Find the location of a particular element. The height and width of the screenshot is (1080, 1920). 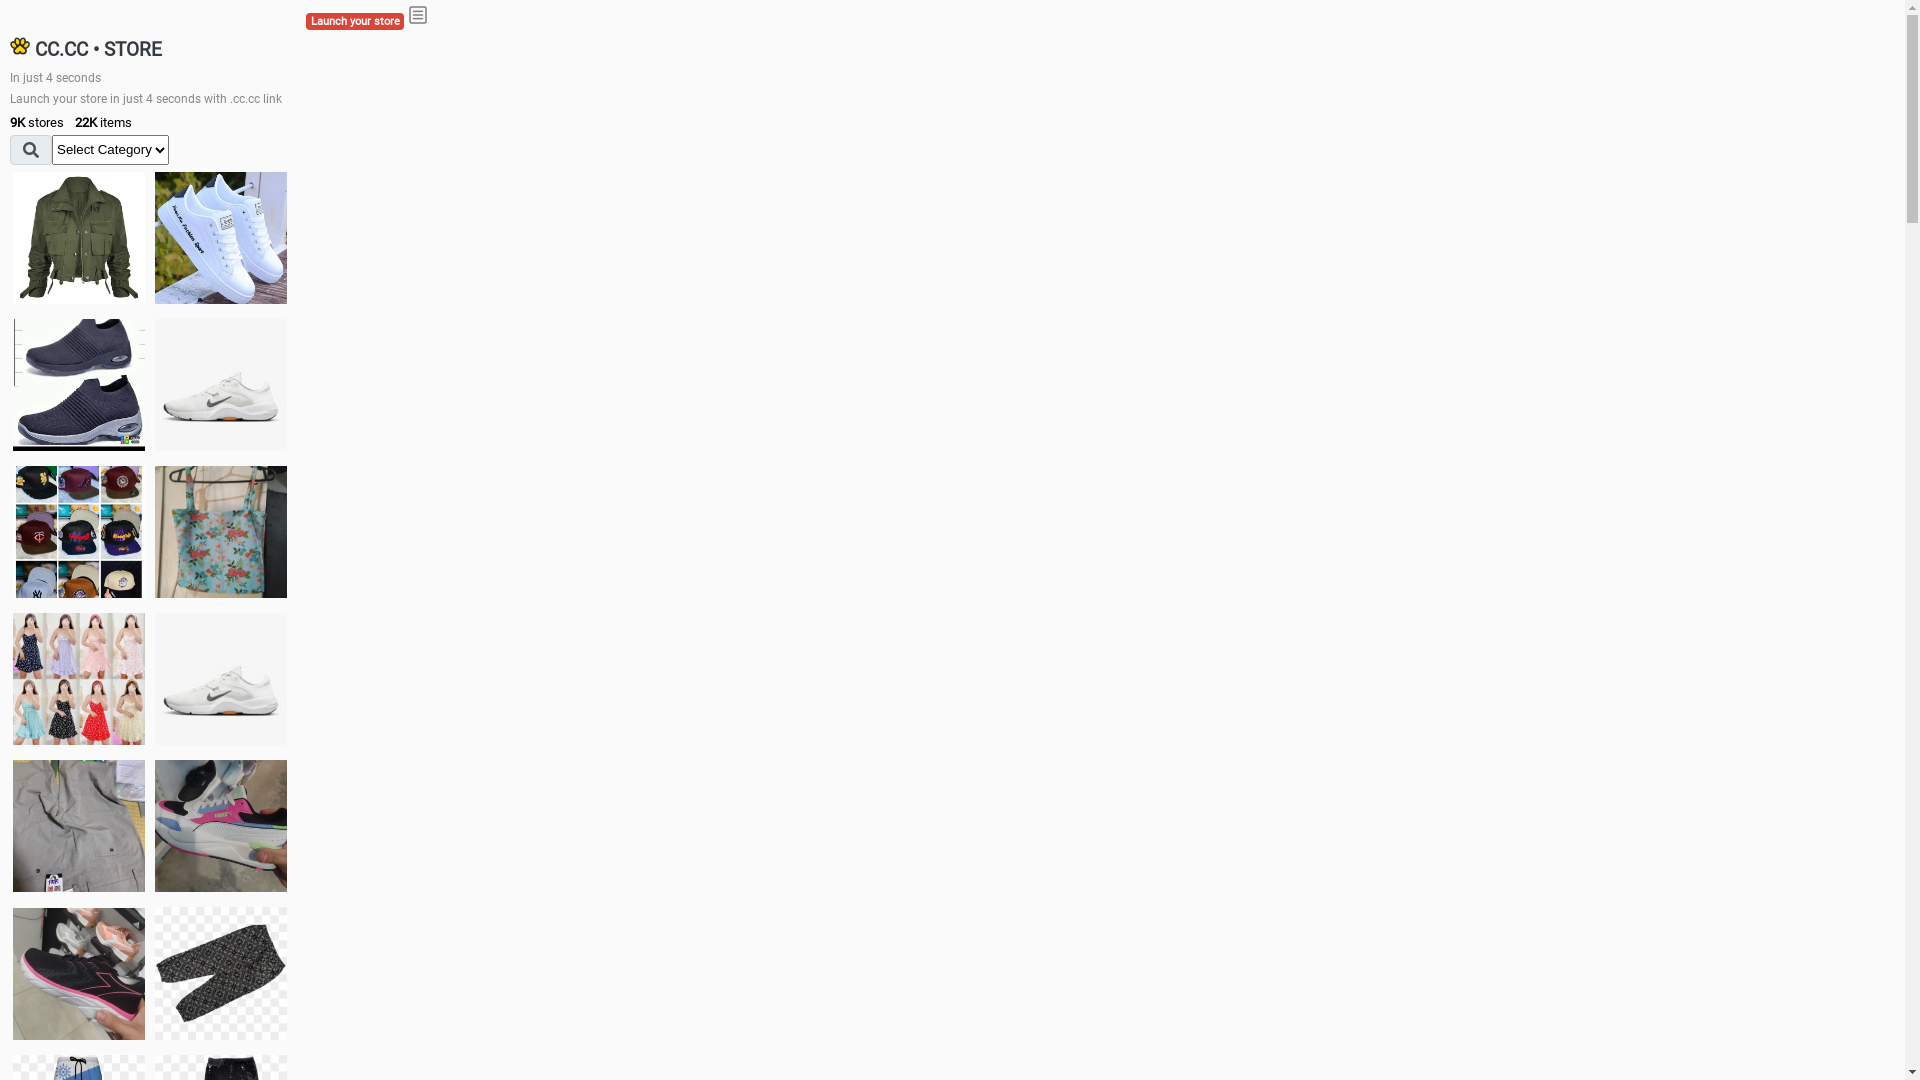

'Launch your store' is located at coordinates (355, 21).